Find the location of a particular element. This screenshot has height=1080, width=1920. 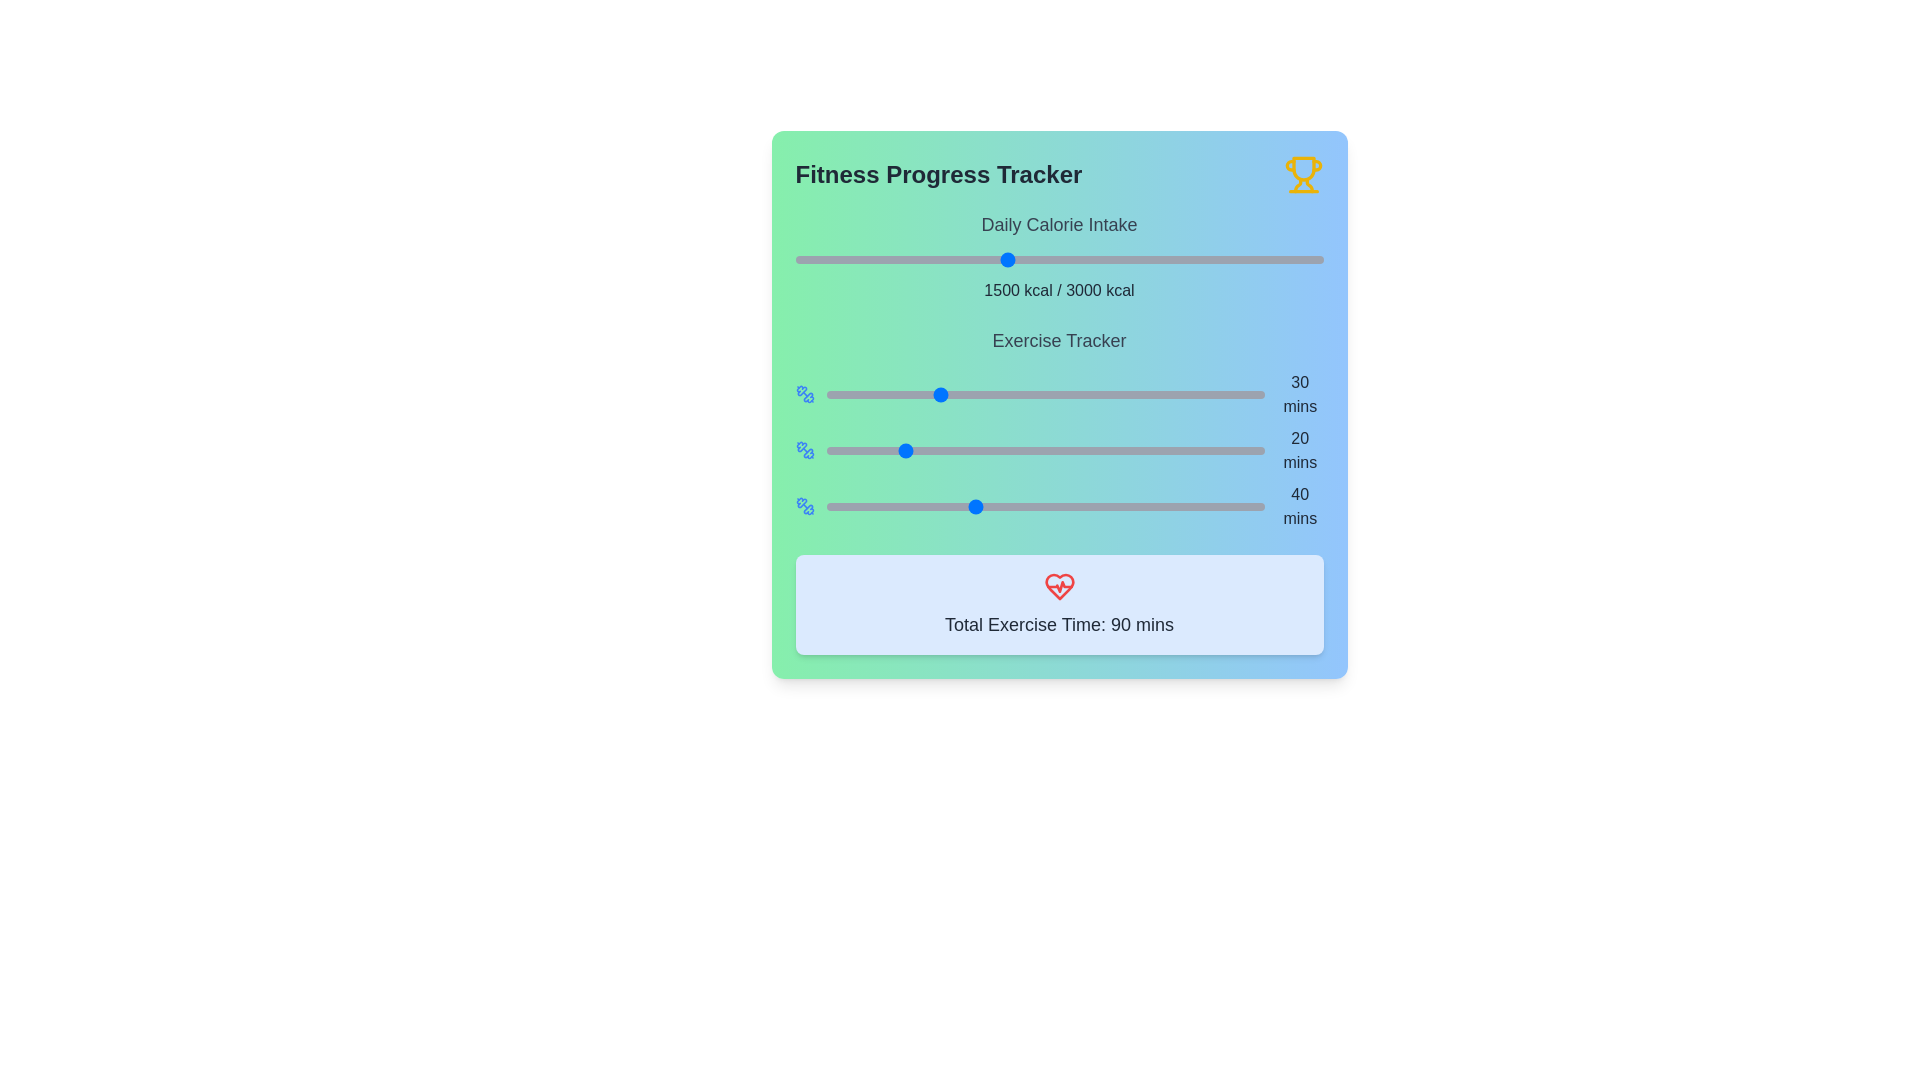

displayed value of the text label '40 mins' which is positioned within the exercise tracker area, aligned to the right of the third exercise tracker slider is located at coordinates (1300, 505).